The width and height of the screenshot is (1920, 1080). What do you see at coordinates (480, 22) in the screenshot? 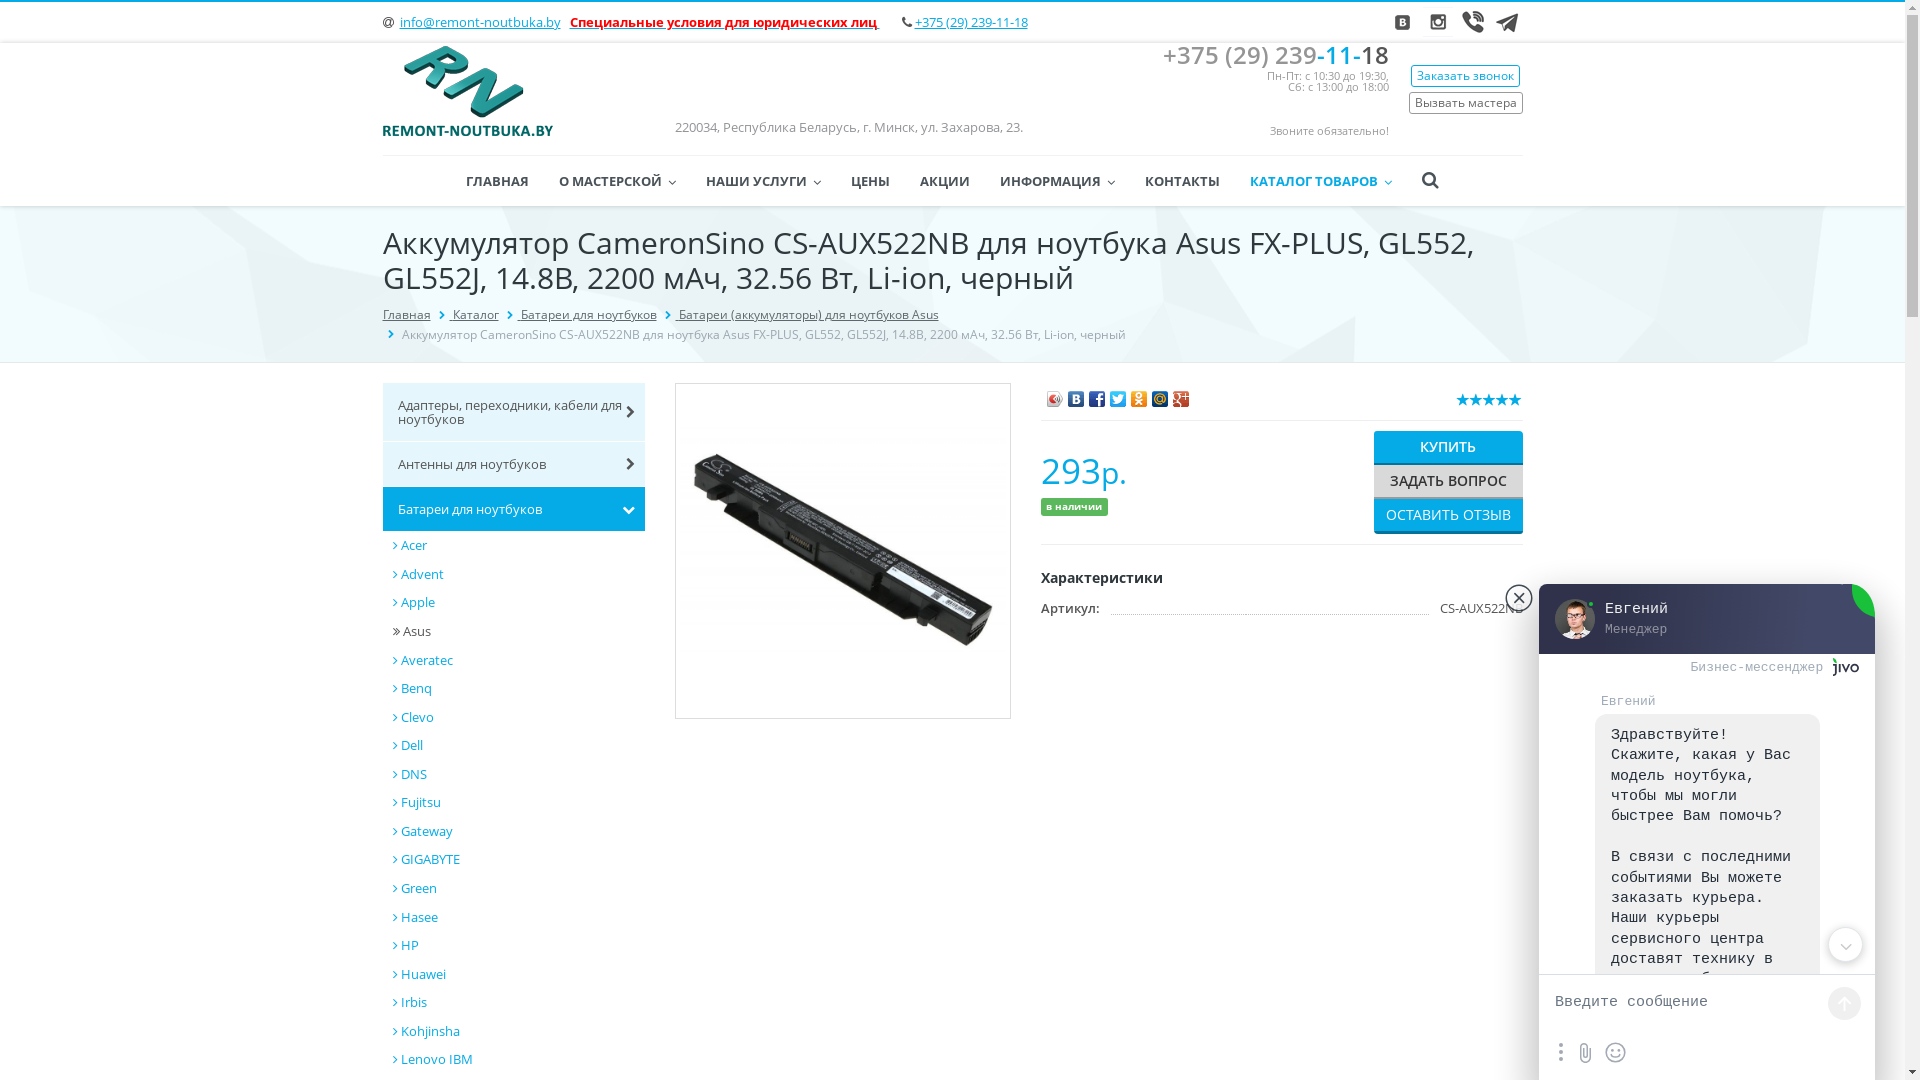
I see `'info@remont-noutbuka.by'` at bounding box center [480, 22].